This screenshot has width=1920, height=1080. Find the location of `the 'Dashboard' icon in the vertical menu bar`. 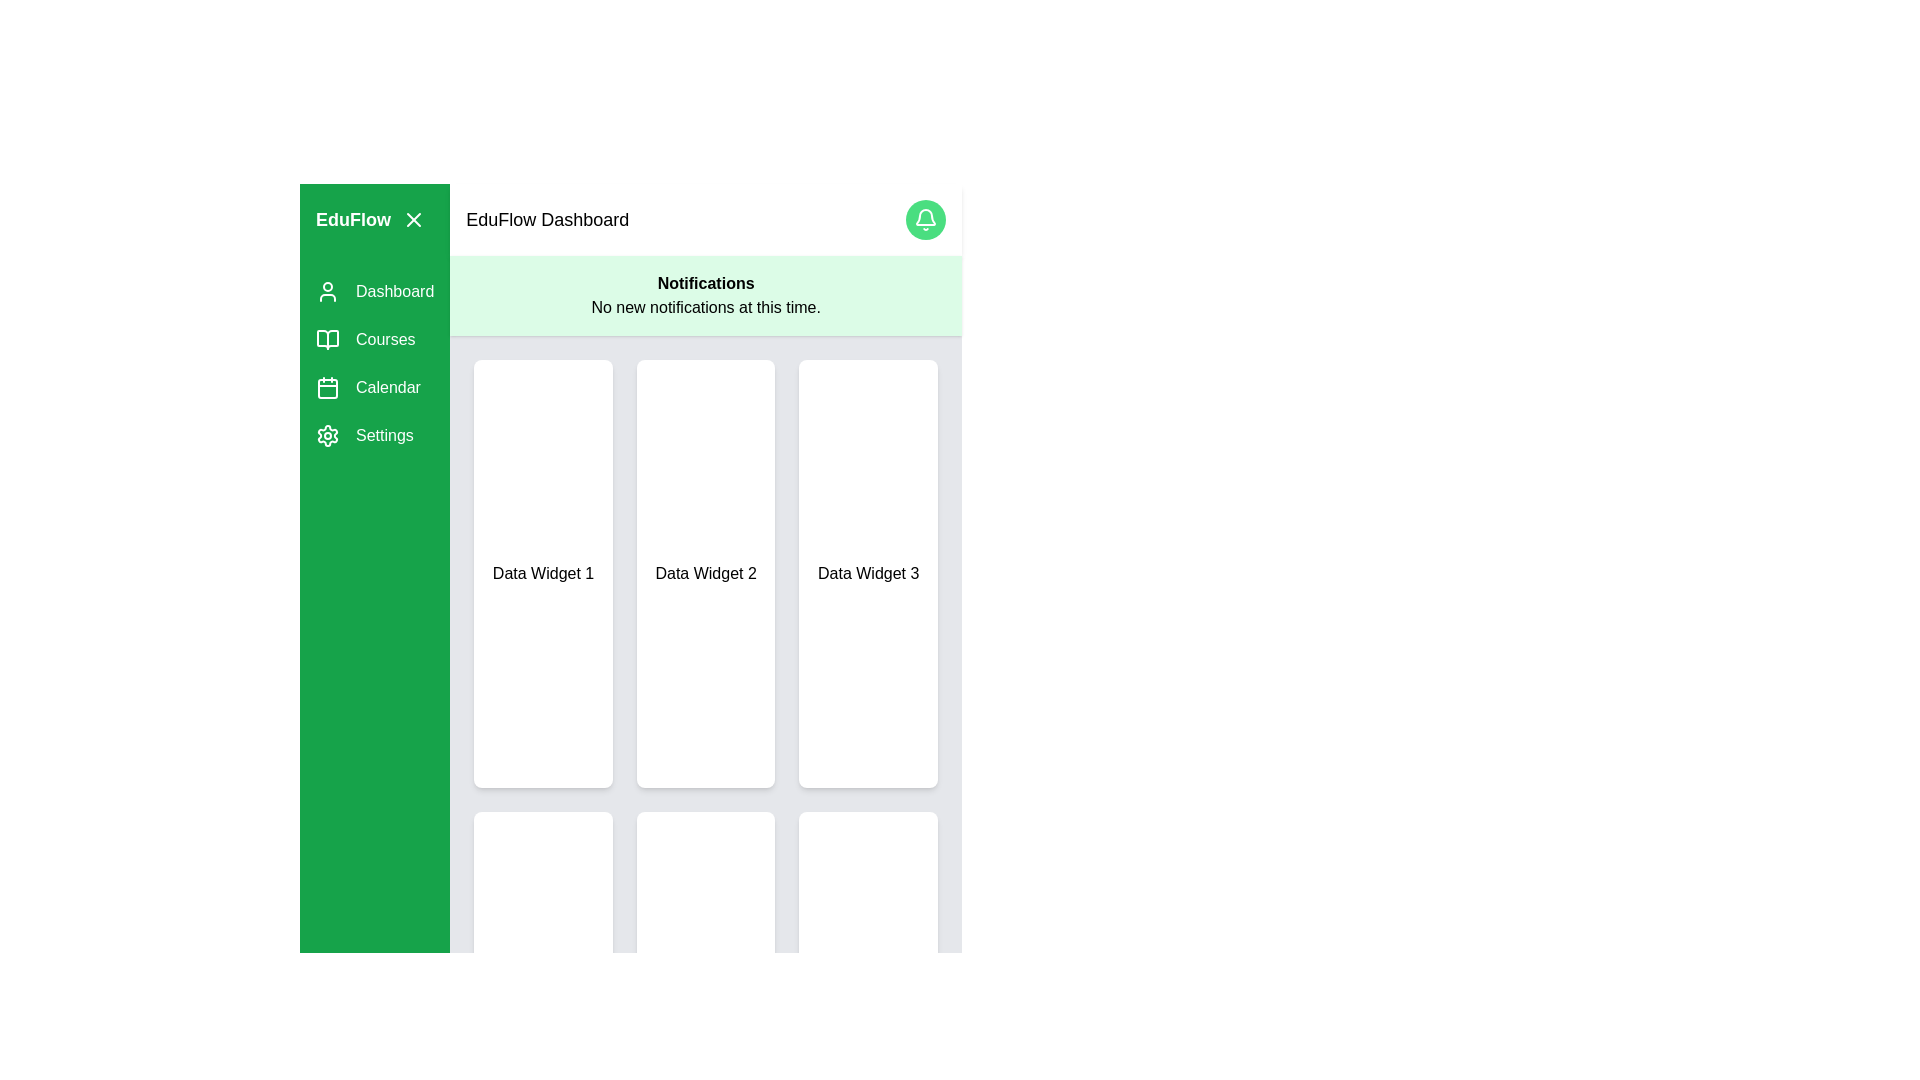

the 'Dashboard' icon in the vertical menu bar is located at coordinates (327, 292).